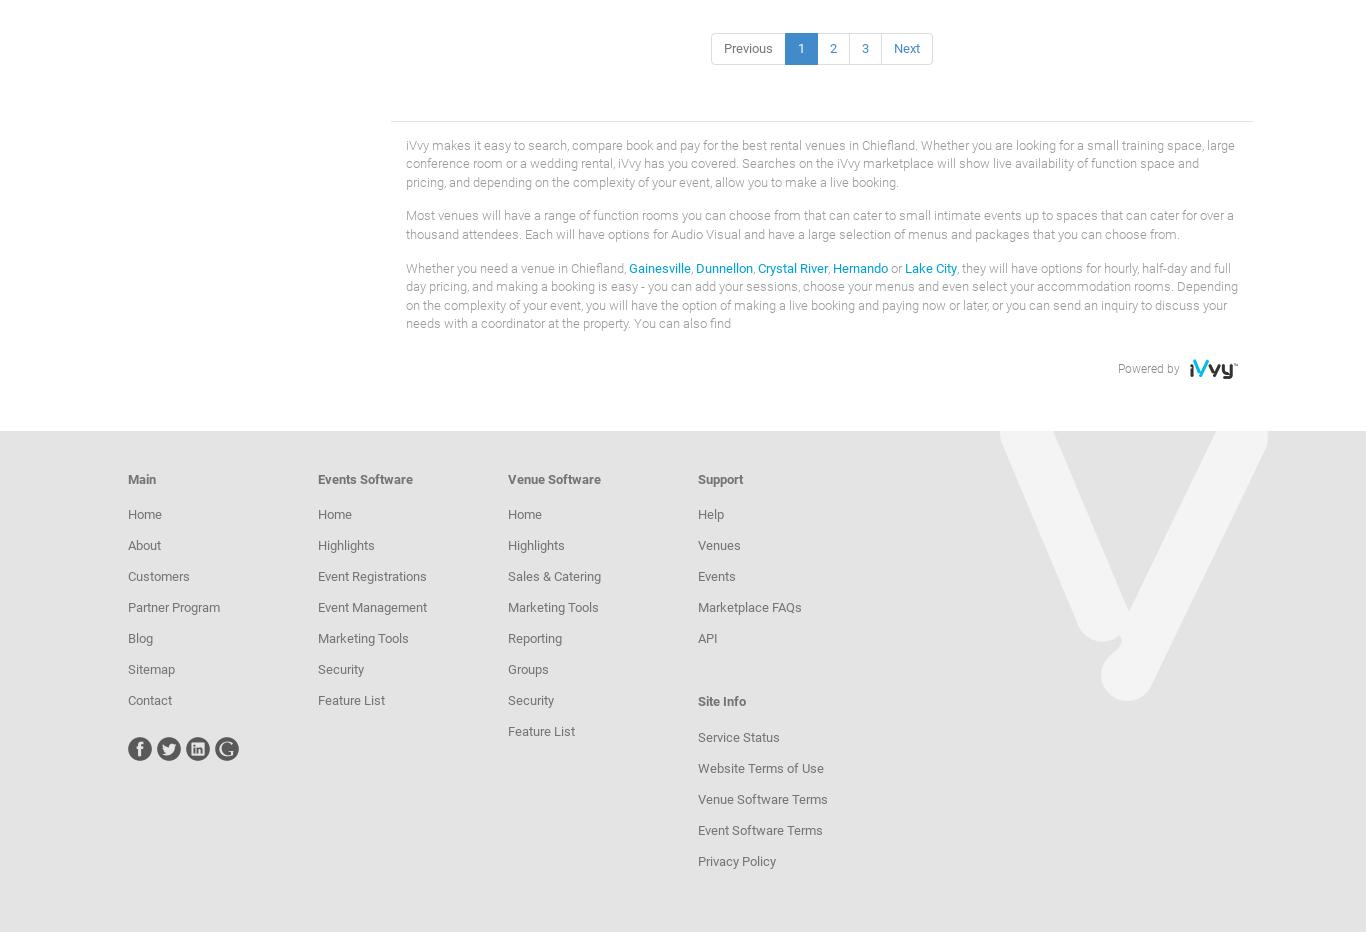 This screenshot has width=1366, height=932. Describe the element at coordinates (139, 637) in the screenshot. I see `'Blog'` at that location.